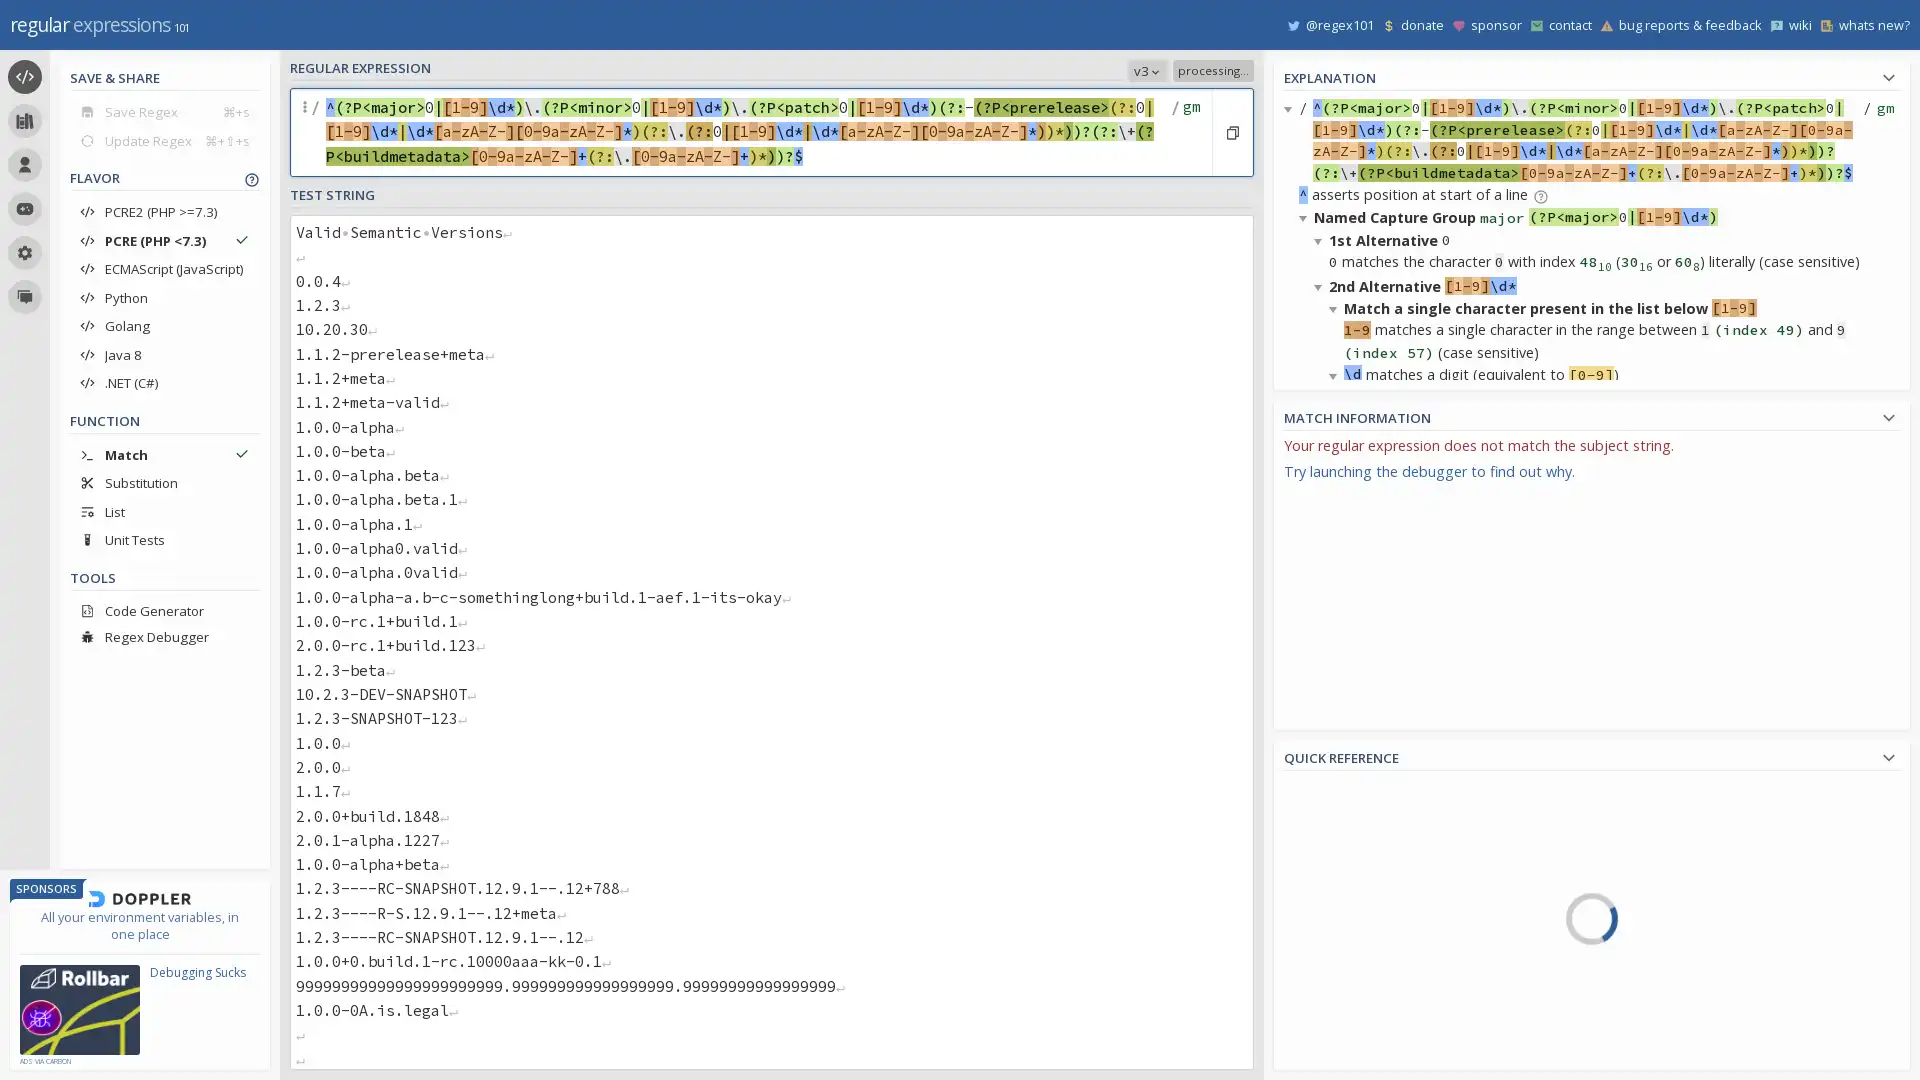  Describe the element at coordinates (1377, 1056) in the screenshot. I see `Flags/Modifiers` at that location.